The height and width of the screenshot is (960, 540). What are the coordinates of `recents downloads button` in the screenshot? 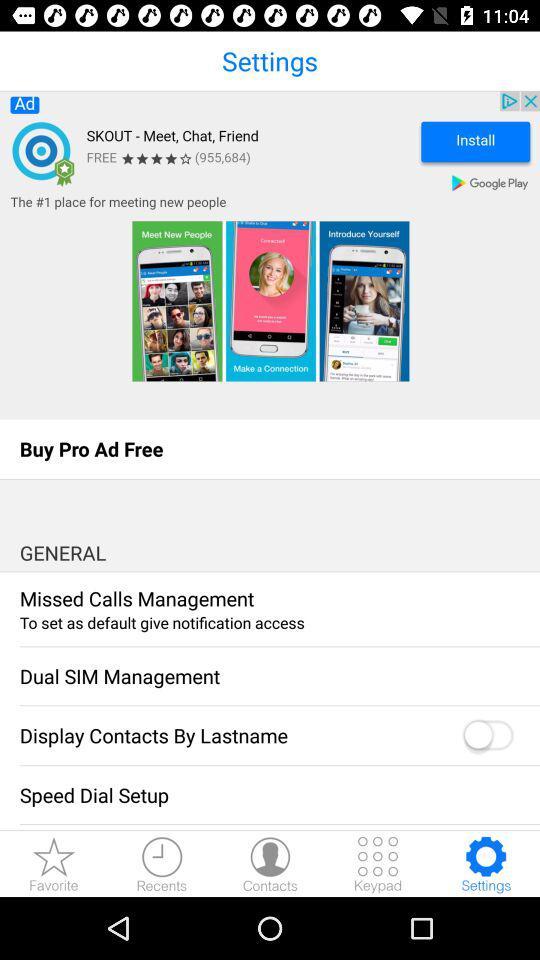 It's located at (161, 863).